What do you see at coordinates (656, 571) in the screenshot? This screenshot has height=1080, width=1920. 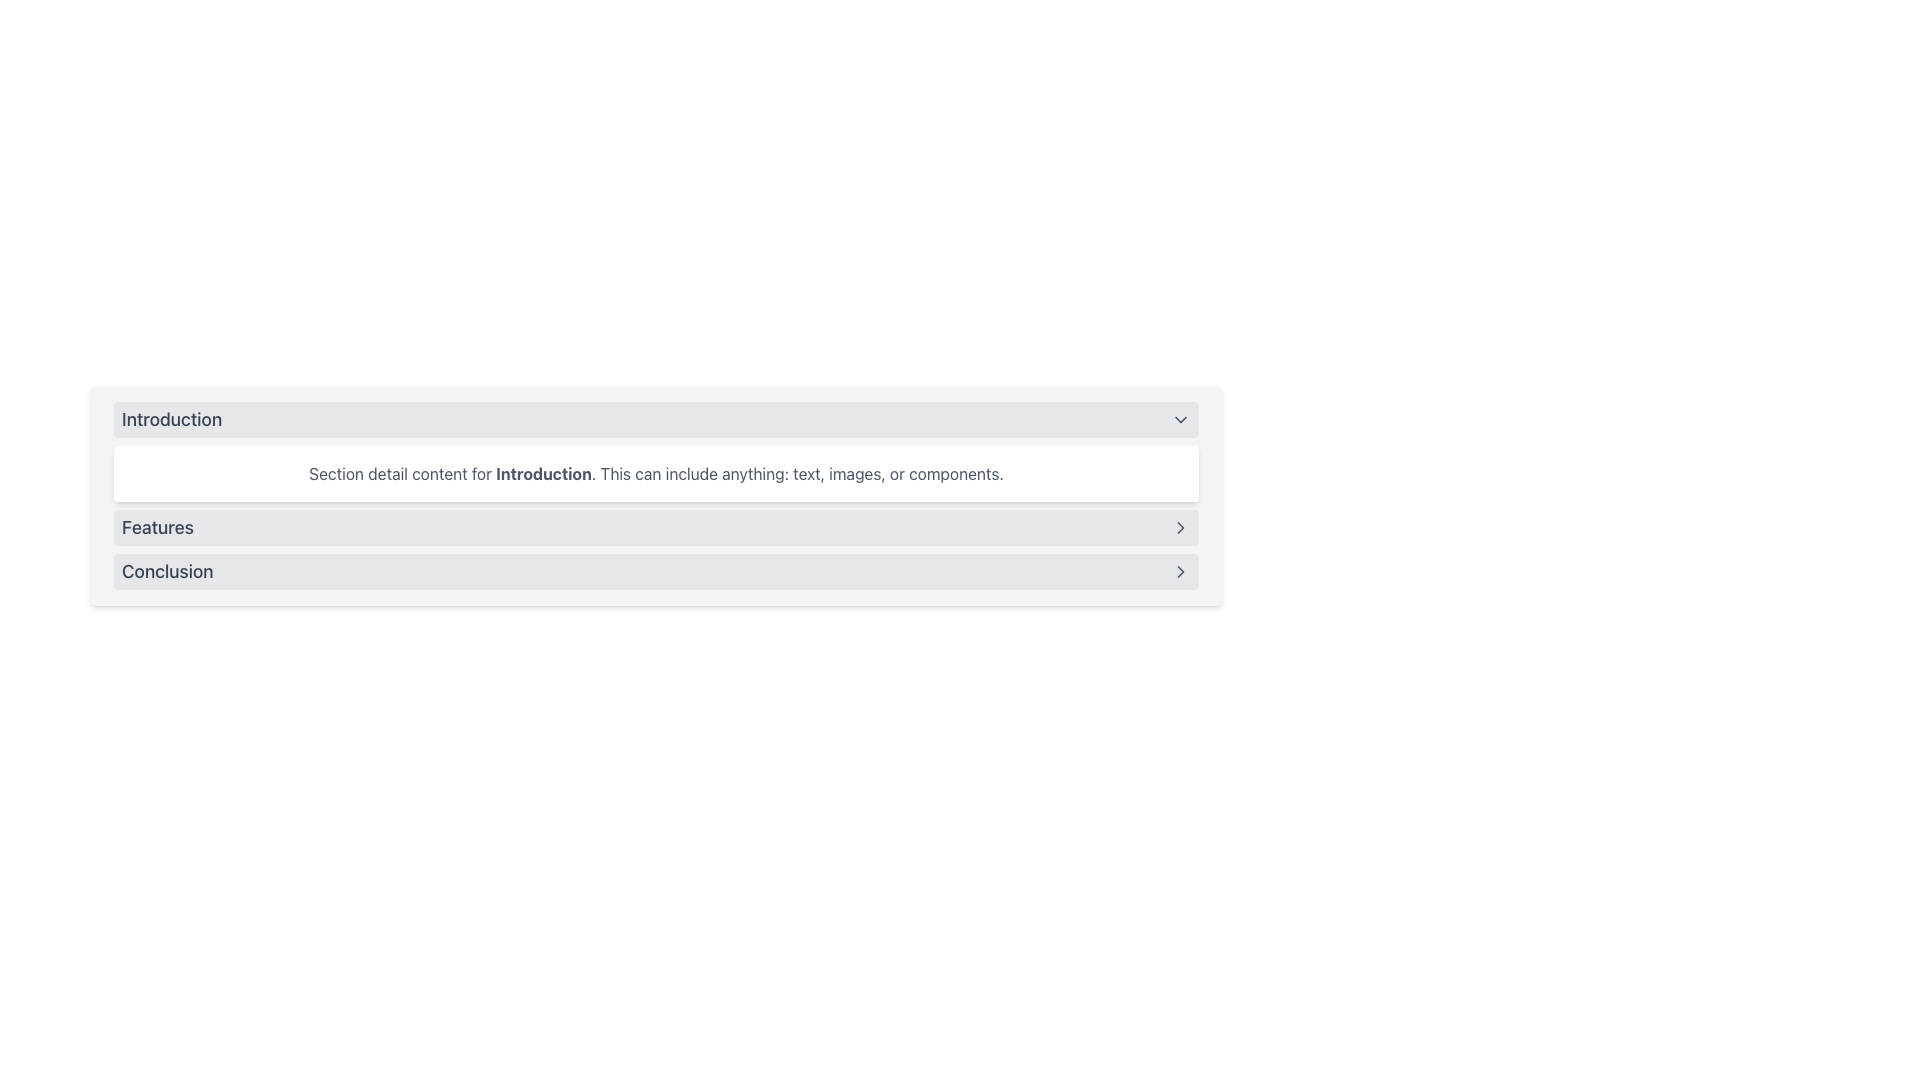 I see `the navigational button labeled 'Conclusion' located below the 'Features' item in the panel` at bounding box center [656, 571].